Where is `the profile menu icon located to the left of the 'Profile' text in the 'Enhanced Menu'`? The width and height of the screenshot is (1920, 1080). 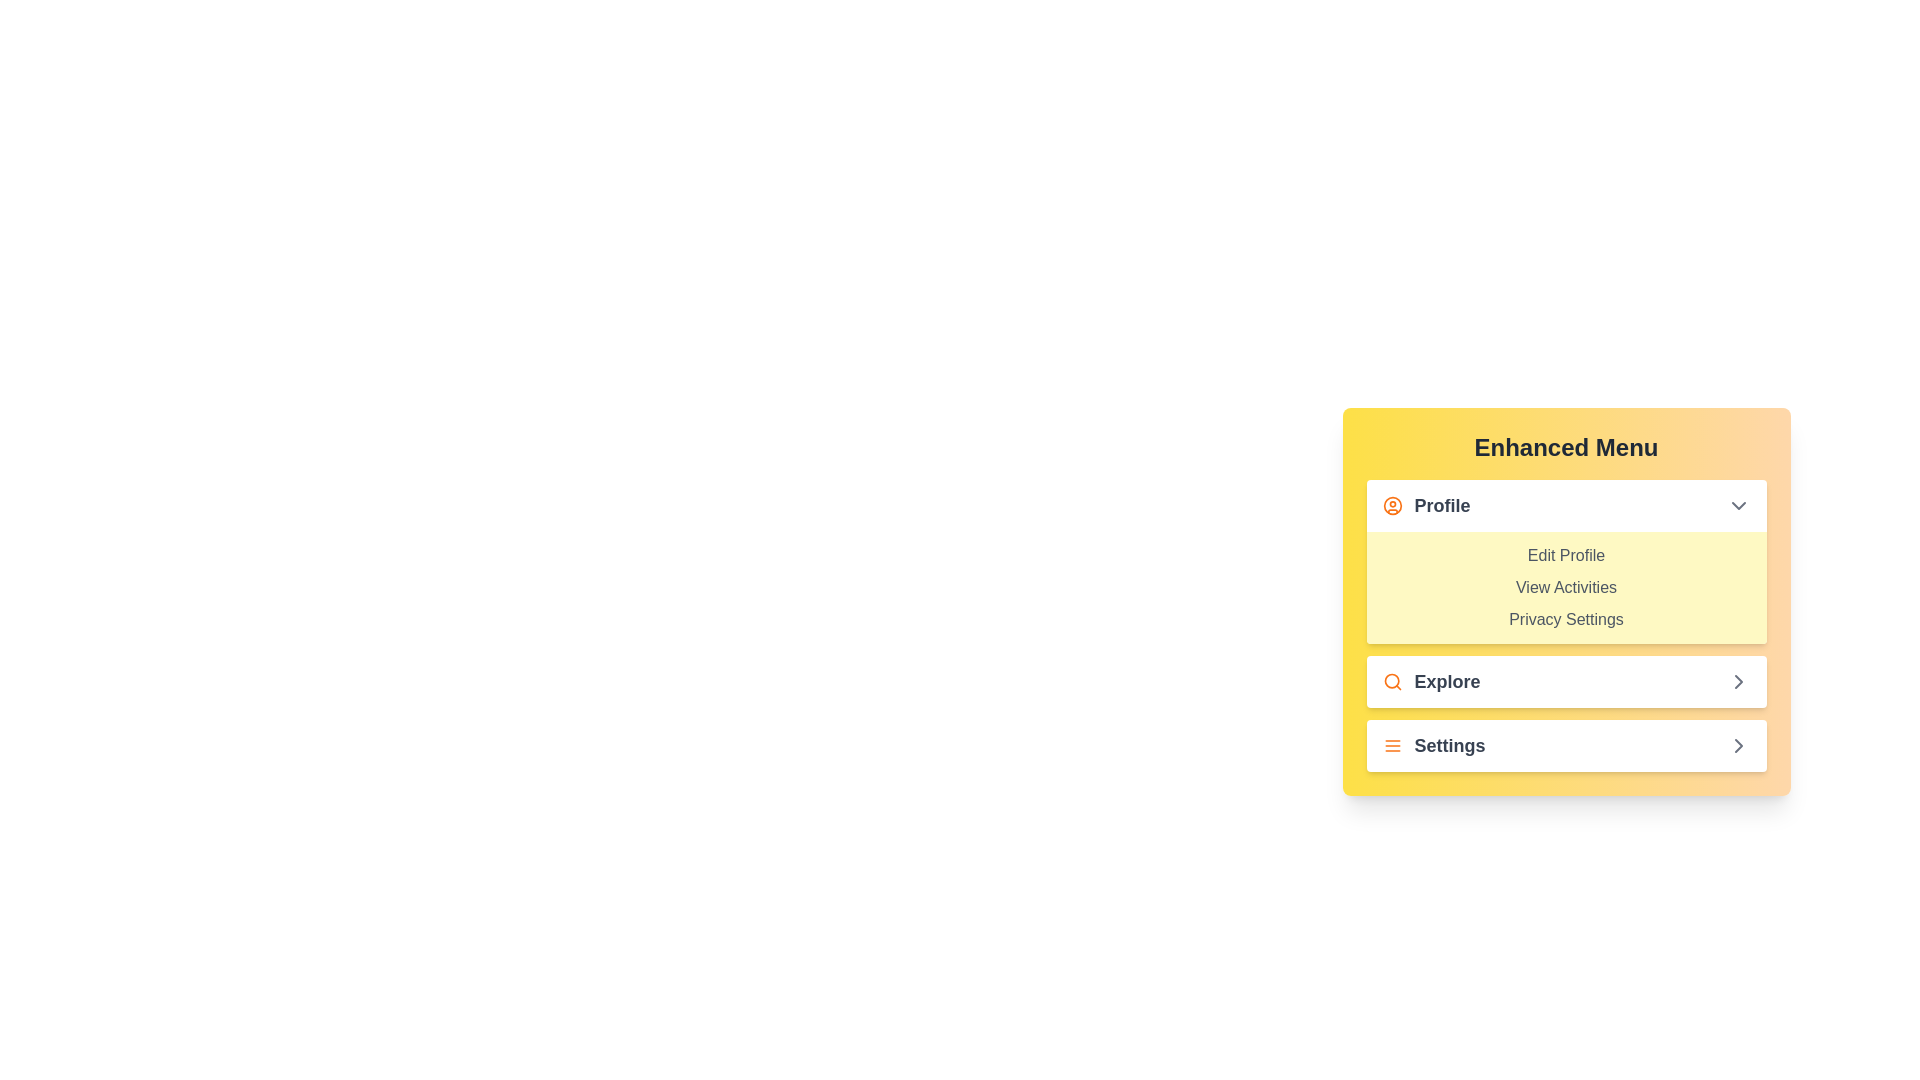 the profile menu icon located to the left of the 'Profile' text in the 'Enhanced Menu' is located at coordinates (1391, 504).